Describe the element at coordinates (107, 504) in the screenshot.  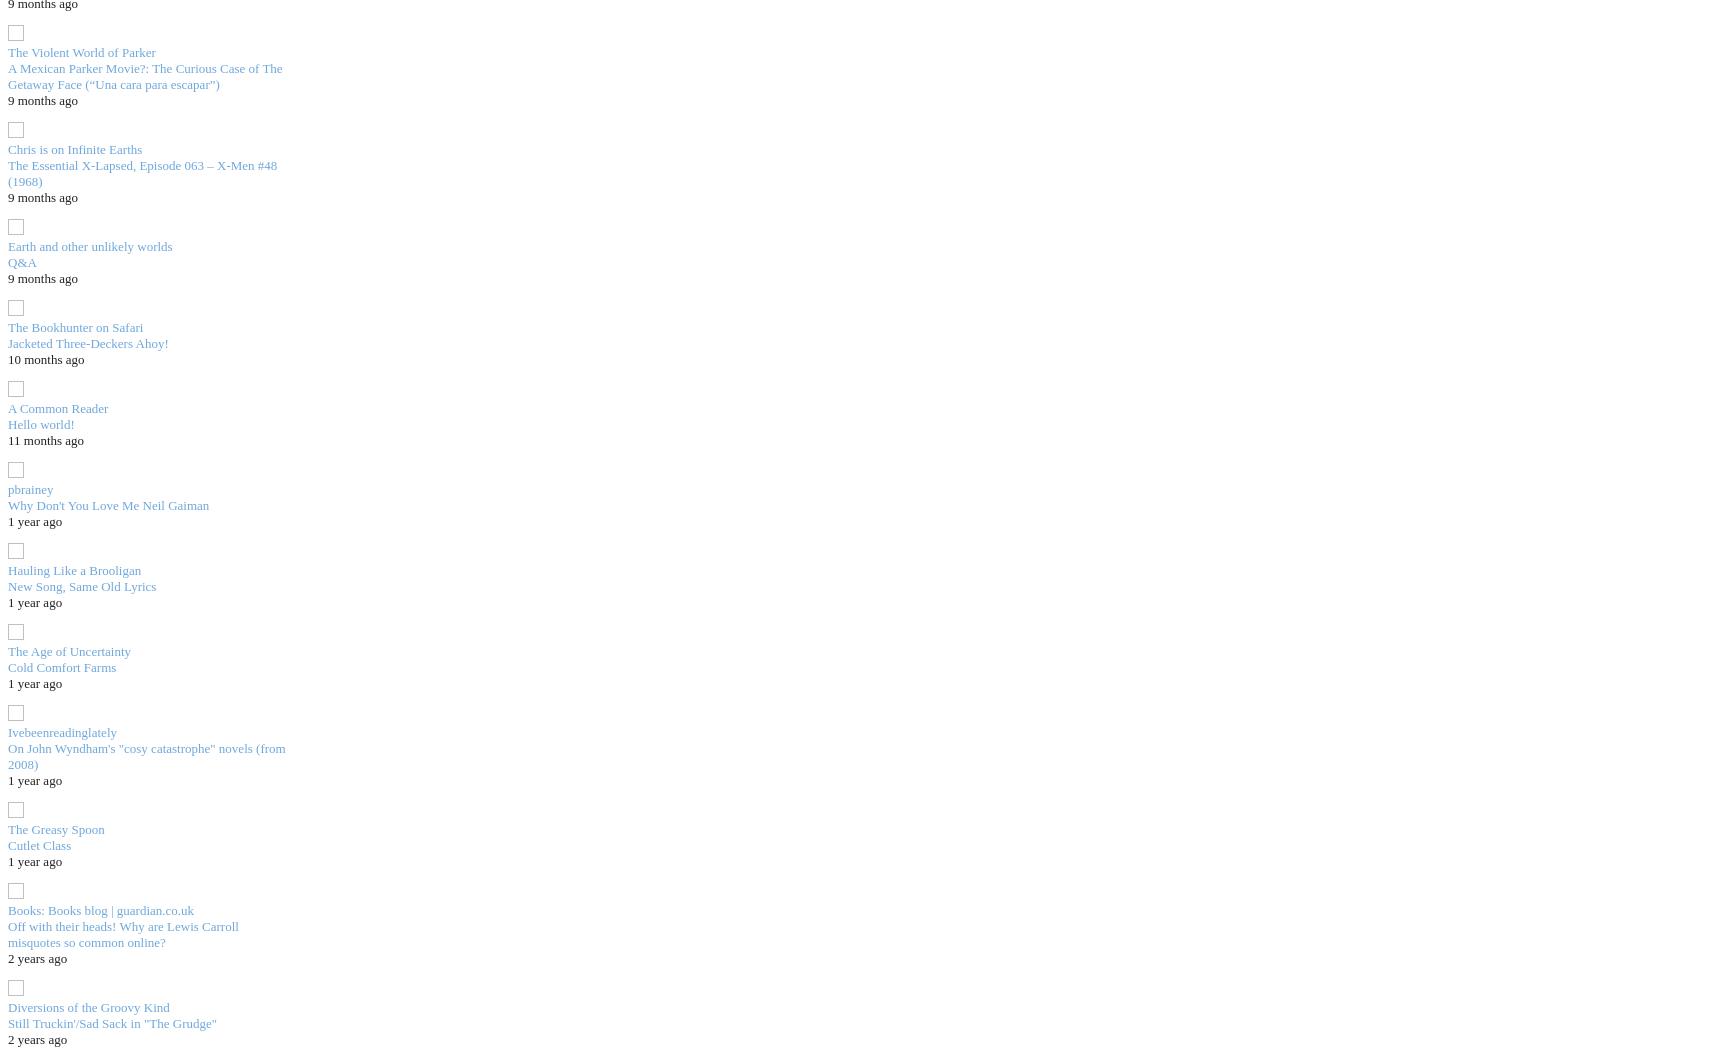
I see `'Why Don't You Love Me Neil Gaiman'` at that location.